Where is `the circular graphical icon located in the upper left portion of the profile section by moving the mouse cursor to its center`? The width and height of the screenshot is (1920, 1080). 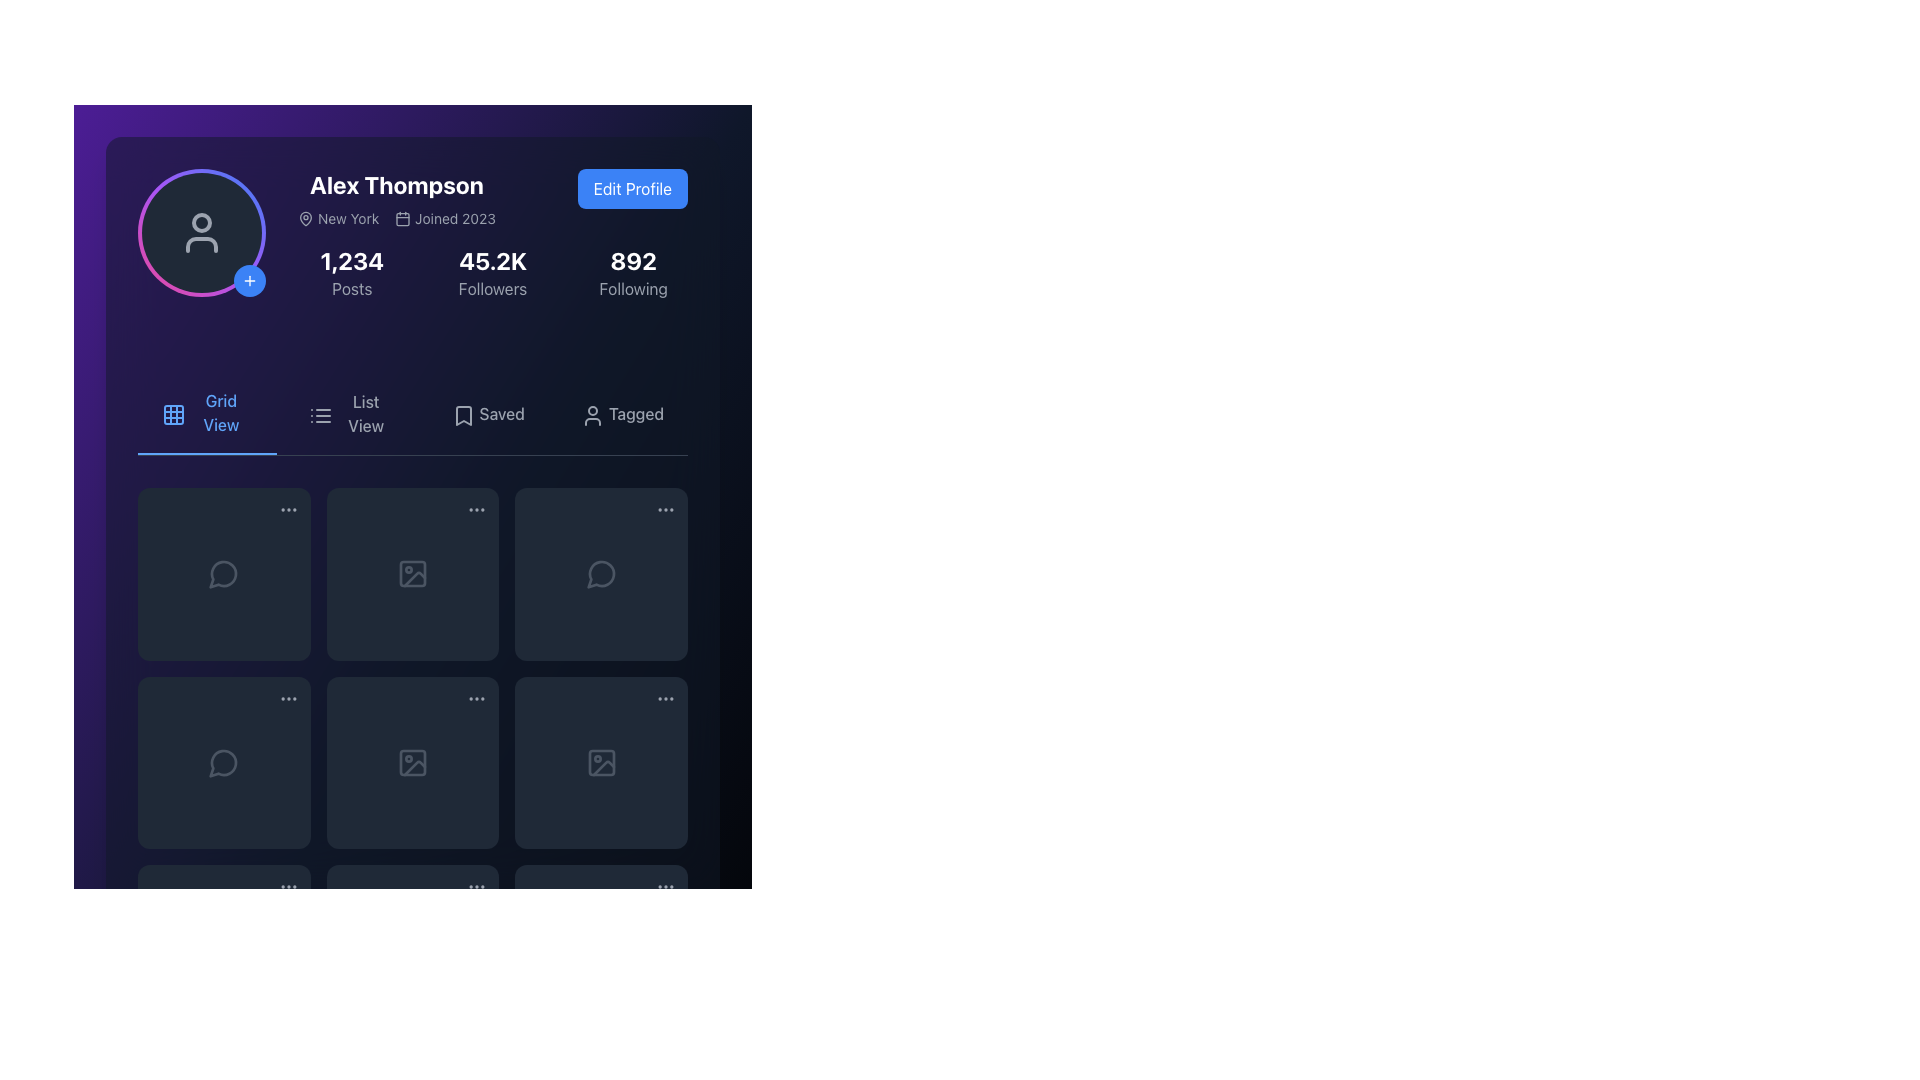
the circular graphical icon located in the upper left portion of the profile section by moving the mouse cursor to its center is located at coordinates (201, 223).